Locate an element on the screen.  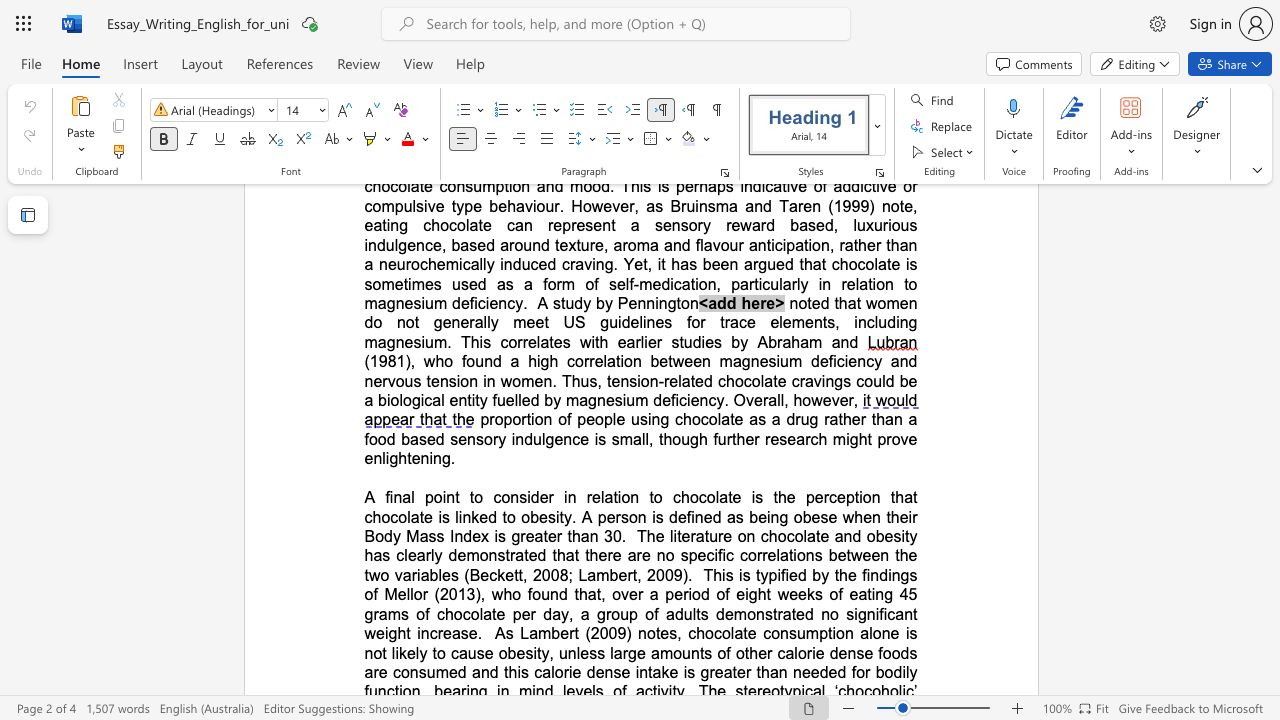
the subset text "ion to cho" within the text "to consider in relation to chocolate is the" is located at coordinates (616, 496).